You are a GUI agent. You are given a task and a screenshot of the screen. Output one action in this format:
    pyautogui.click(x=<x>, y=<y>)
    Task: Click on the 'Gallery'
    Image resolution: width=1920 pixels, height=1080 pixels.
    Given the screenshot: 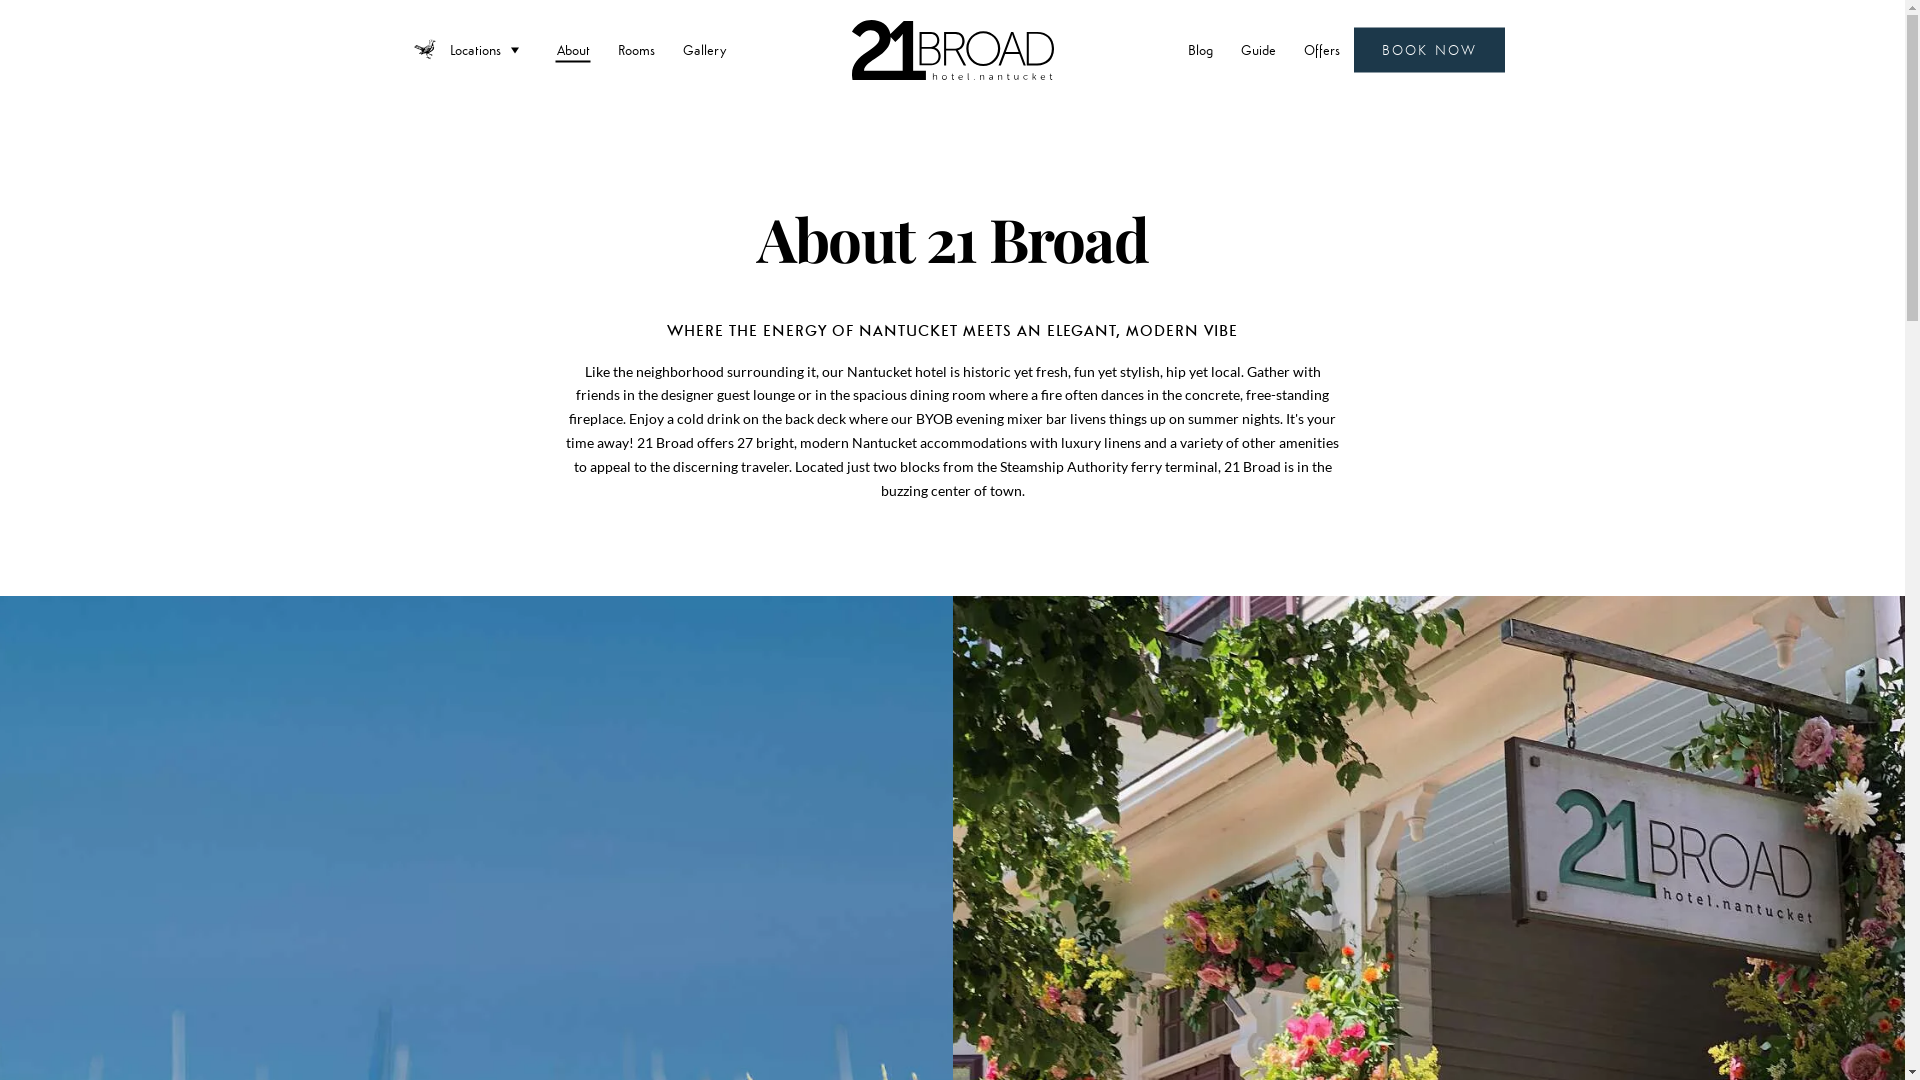 What is the action you would take?
    pyautogui.click(x=668, y=49)
    